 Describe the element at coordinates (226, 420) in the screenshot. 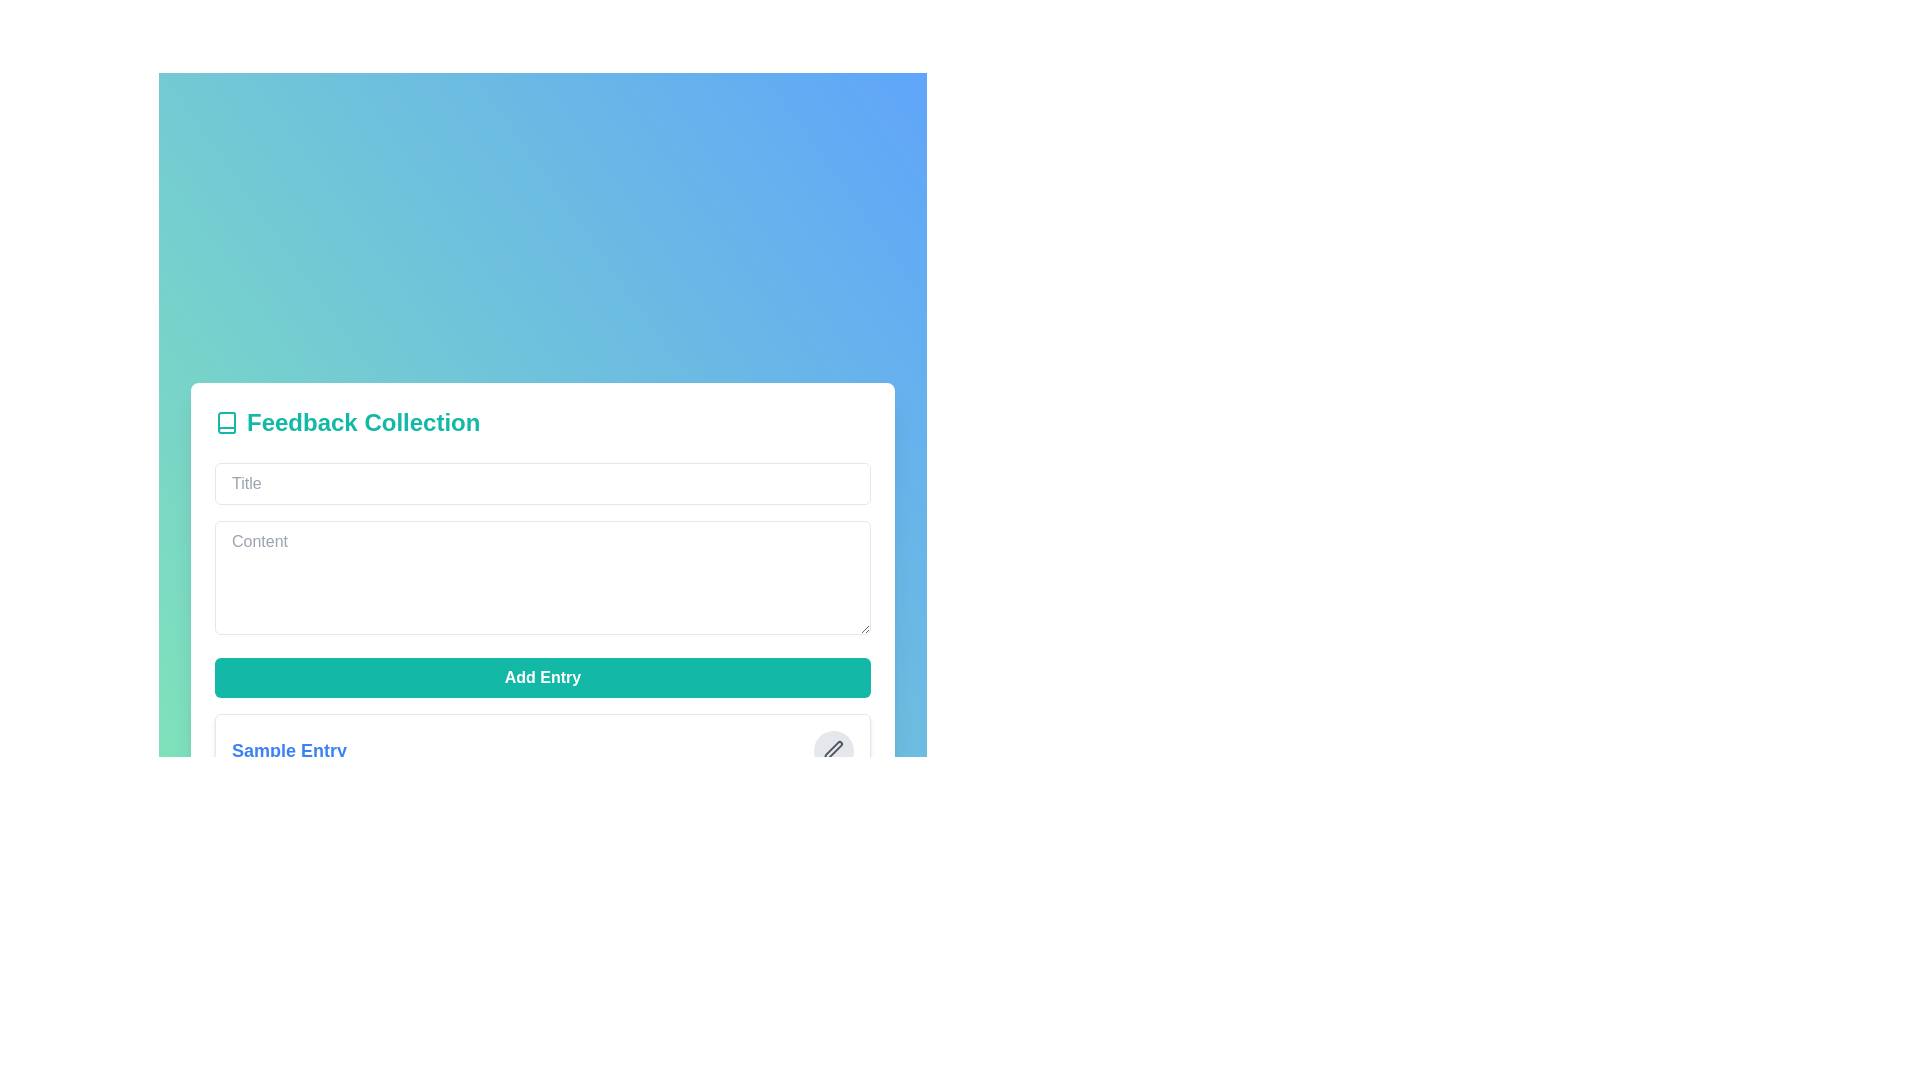

I see `the icon located at the top left of the 'Feedback Collection' section, which symbolizes documentation or records` at that location.